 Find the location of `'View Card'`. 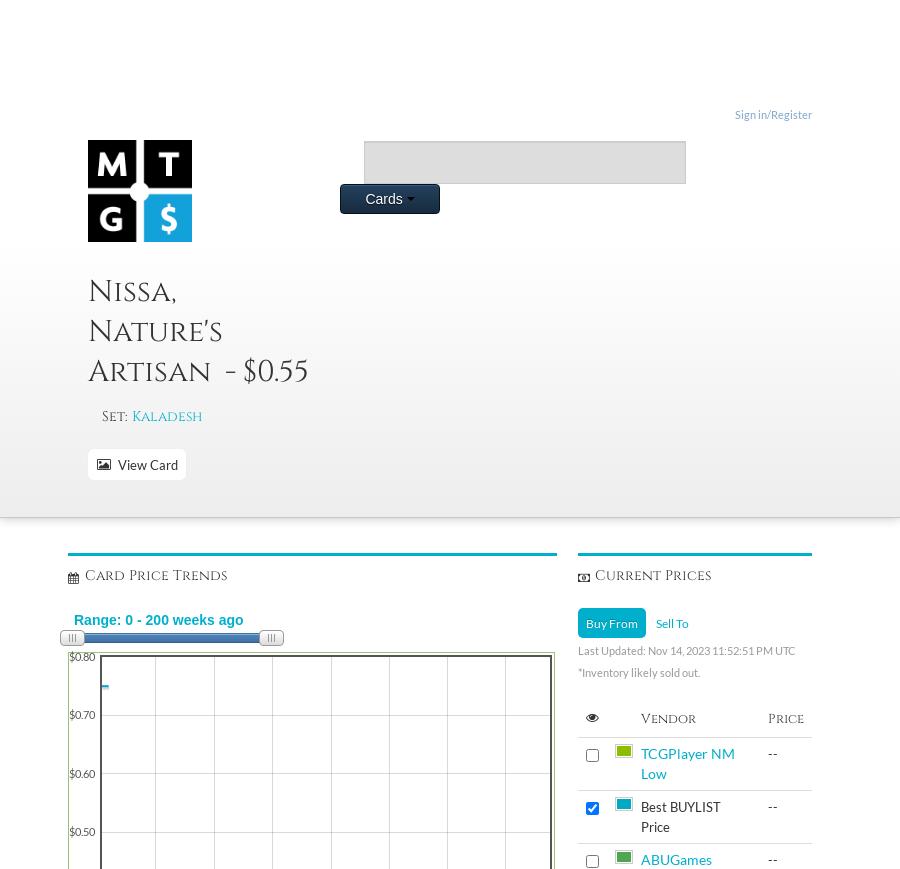

'View Card' is located at coordinates (110, 465).